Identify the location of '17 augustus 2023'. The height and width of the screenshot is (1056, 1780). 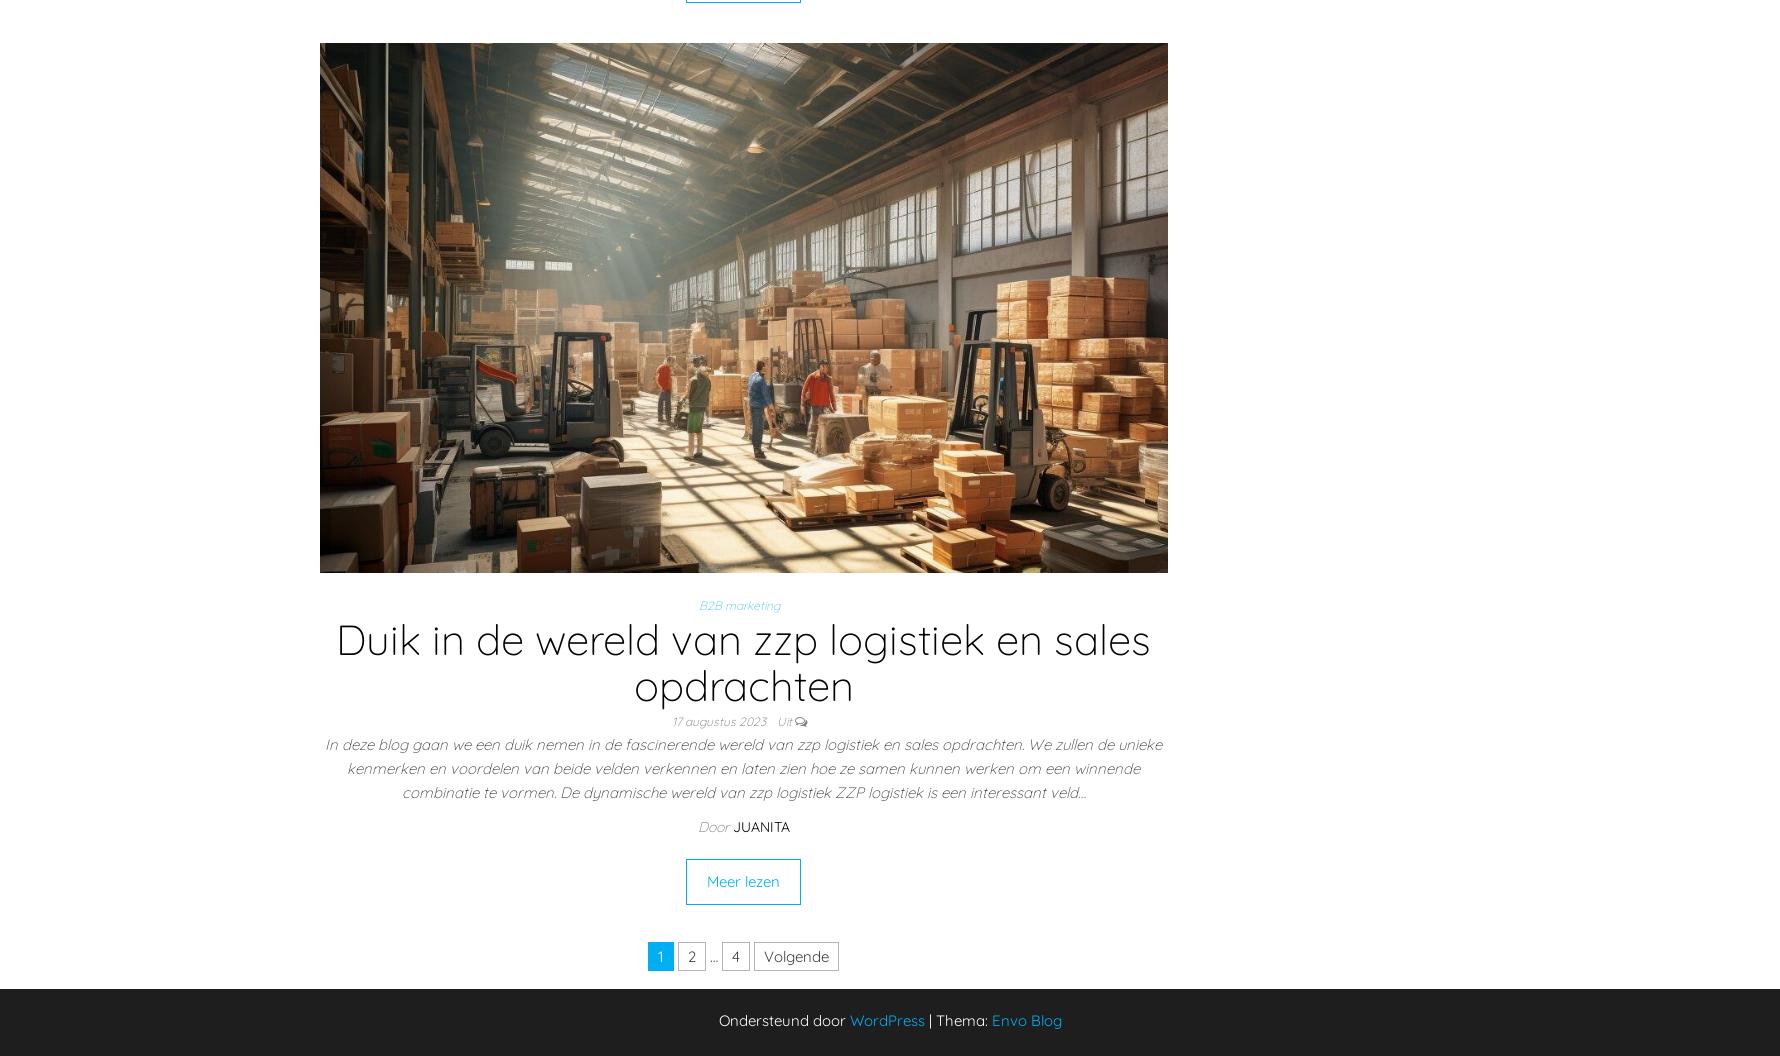
(719, 721).